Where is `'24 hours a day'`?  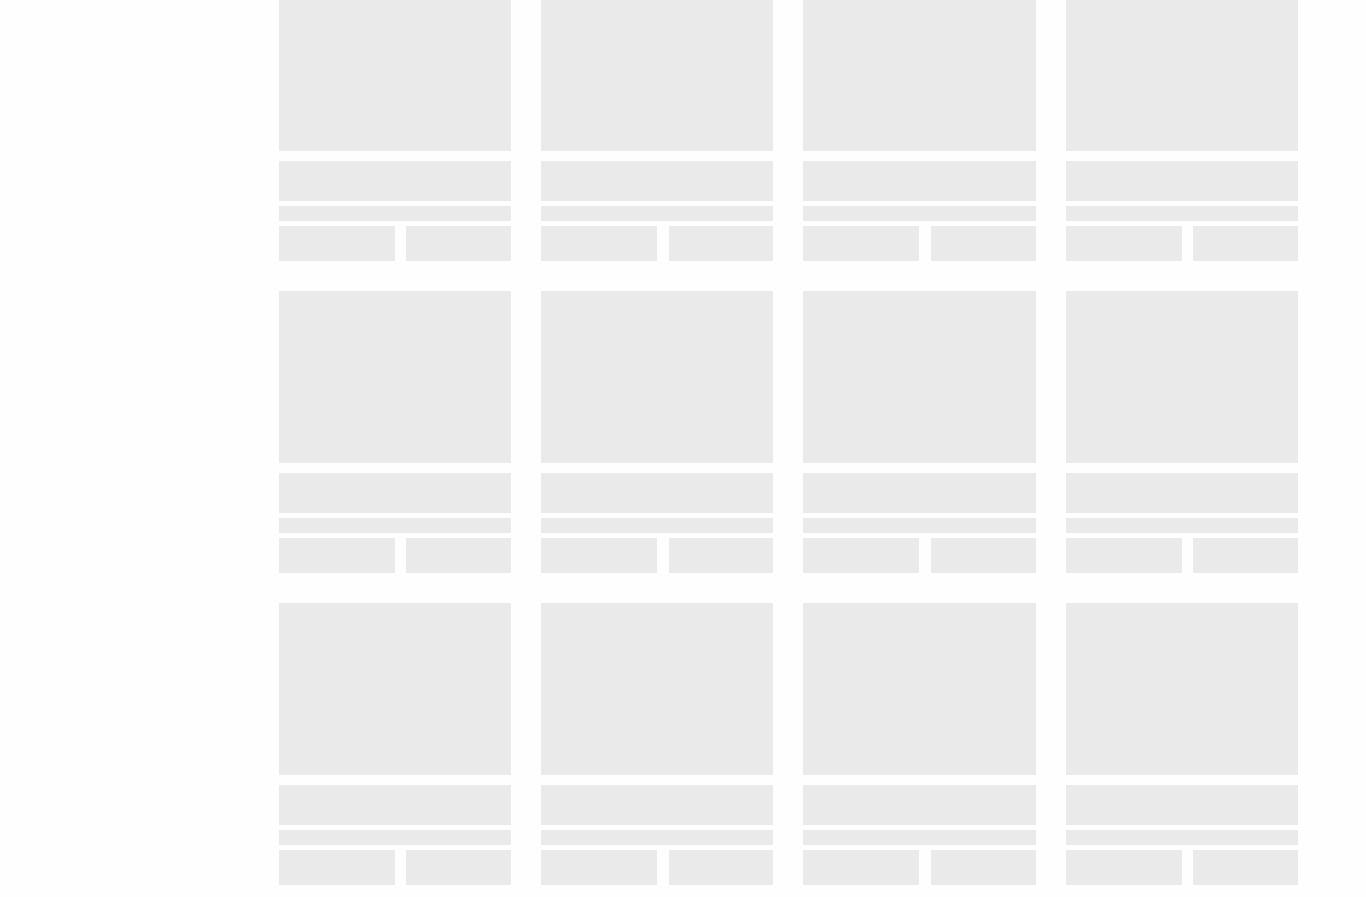
'24 hours a day' is located at coordinates (441, 34).